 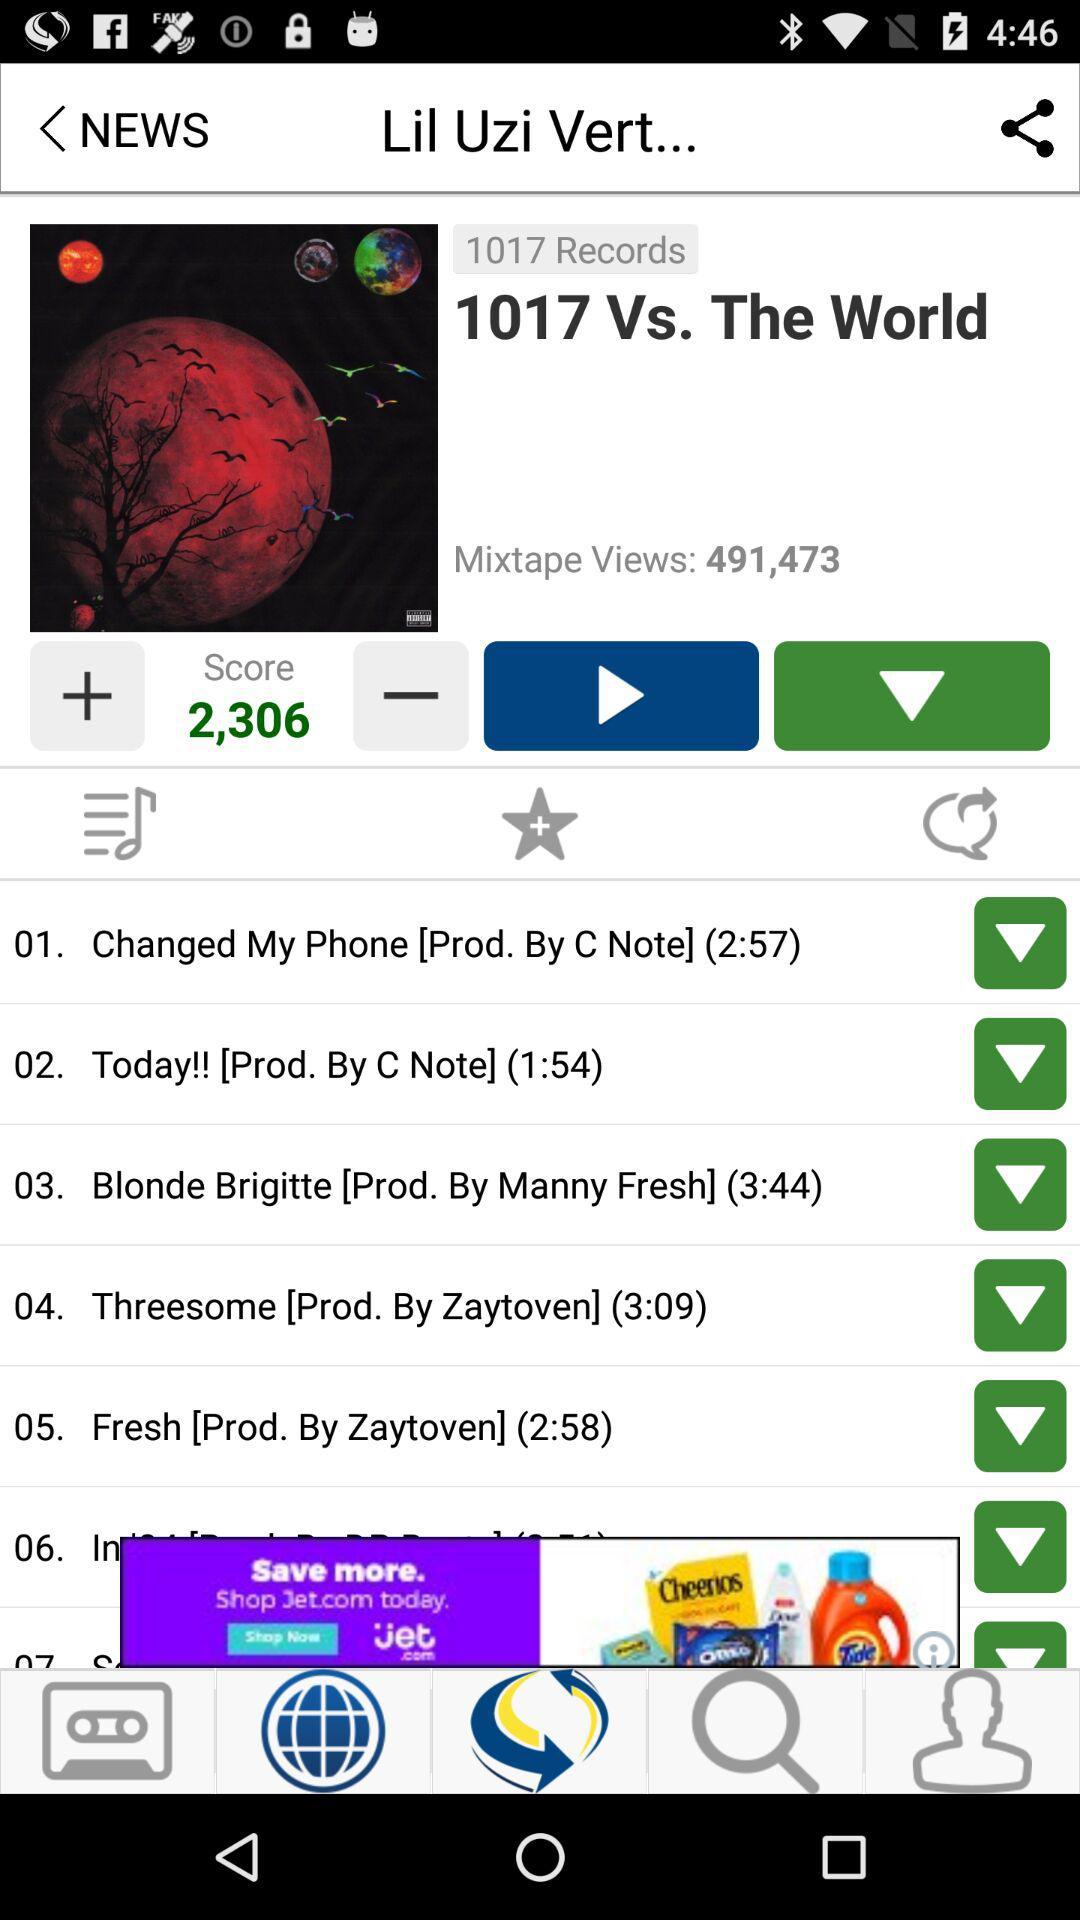 What do you see at coordinates (86, 696) in the screenshot?
I see `the score` at bounding box center [86, 696].